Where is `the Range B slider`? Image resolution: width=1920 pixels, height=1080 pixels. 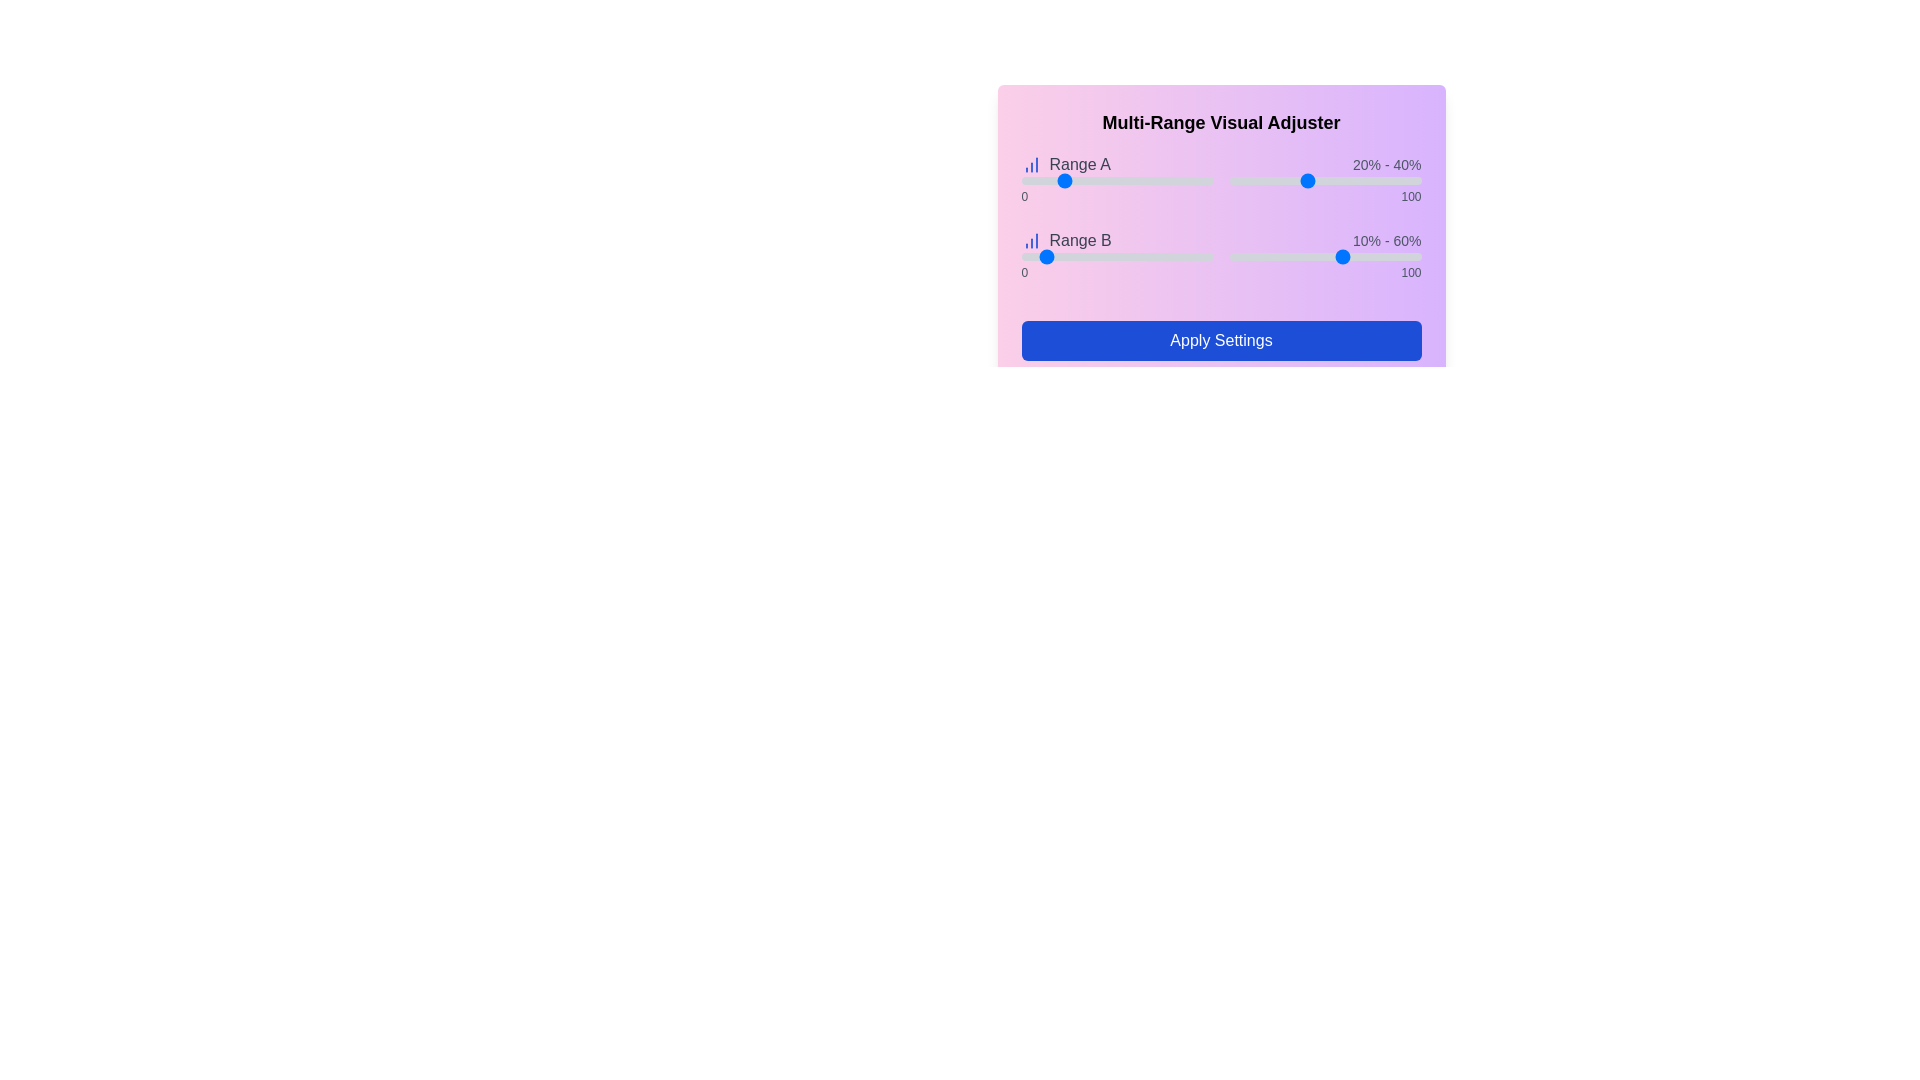 the Range B slider is located at coordinates (1382, 256).